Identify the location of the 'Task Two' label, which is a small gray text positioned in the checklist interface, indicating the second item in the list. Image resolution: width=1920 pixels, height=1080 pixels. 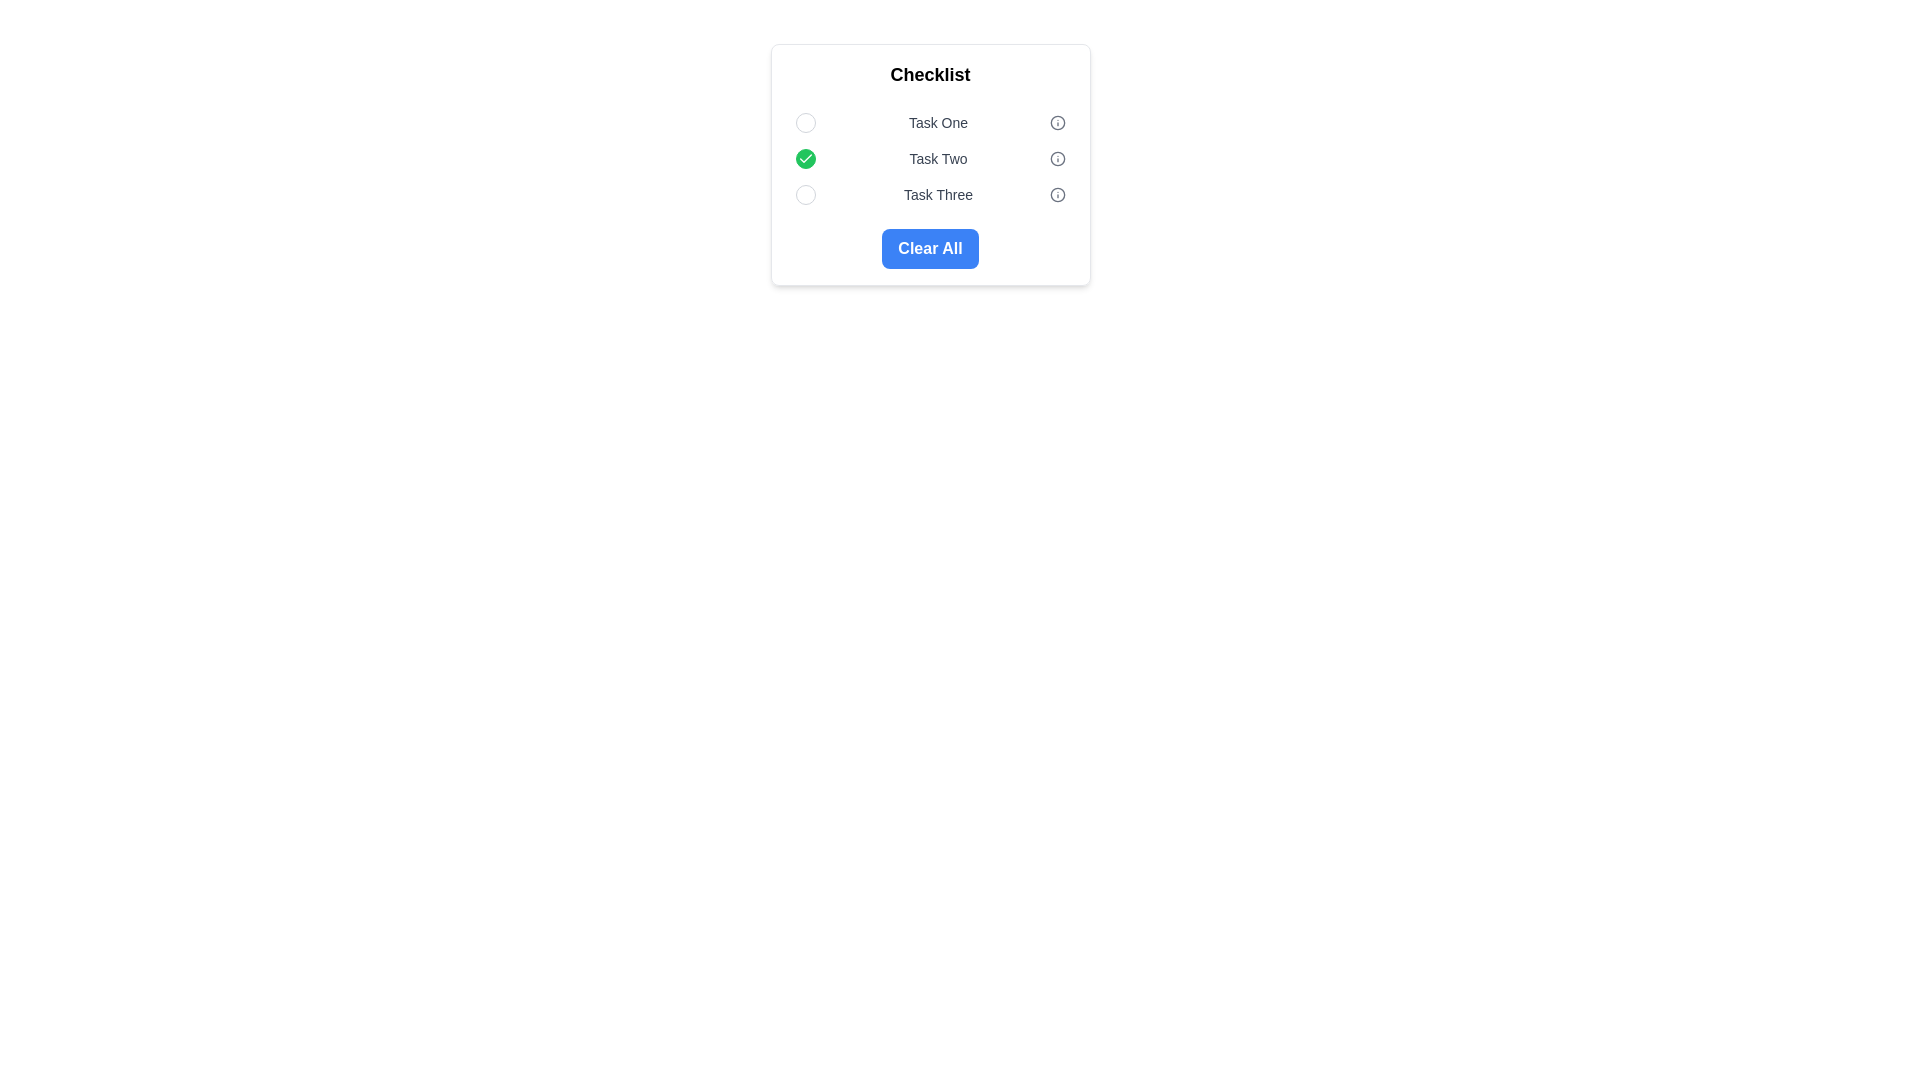
(937, 157).